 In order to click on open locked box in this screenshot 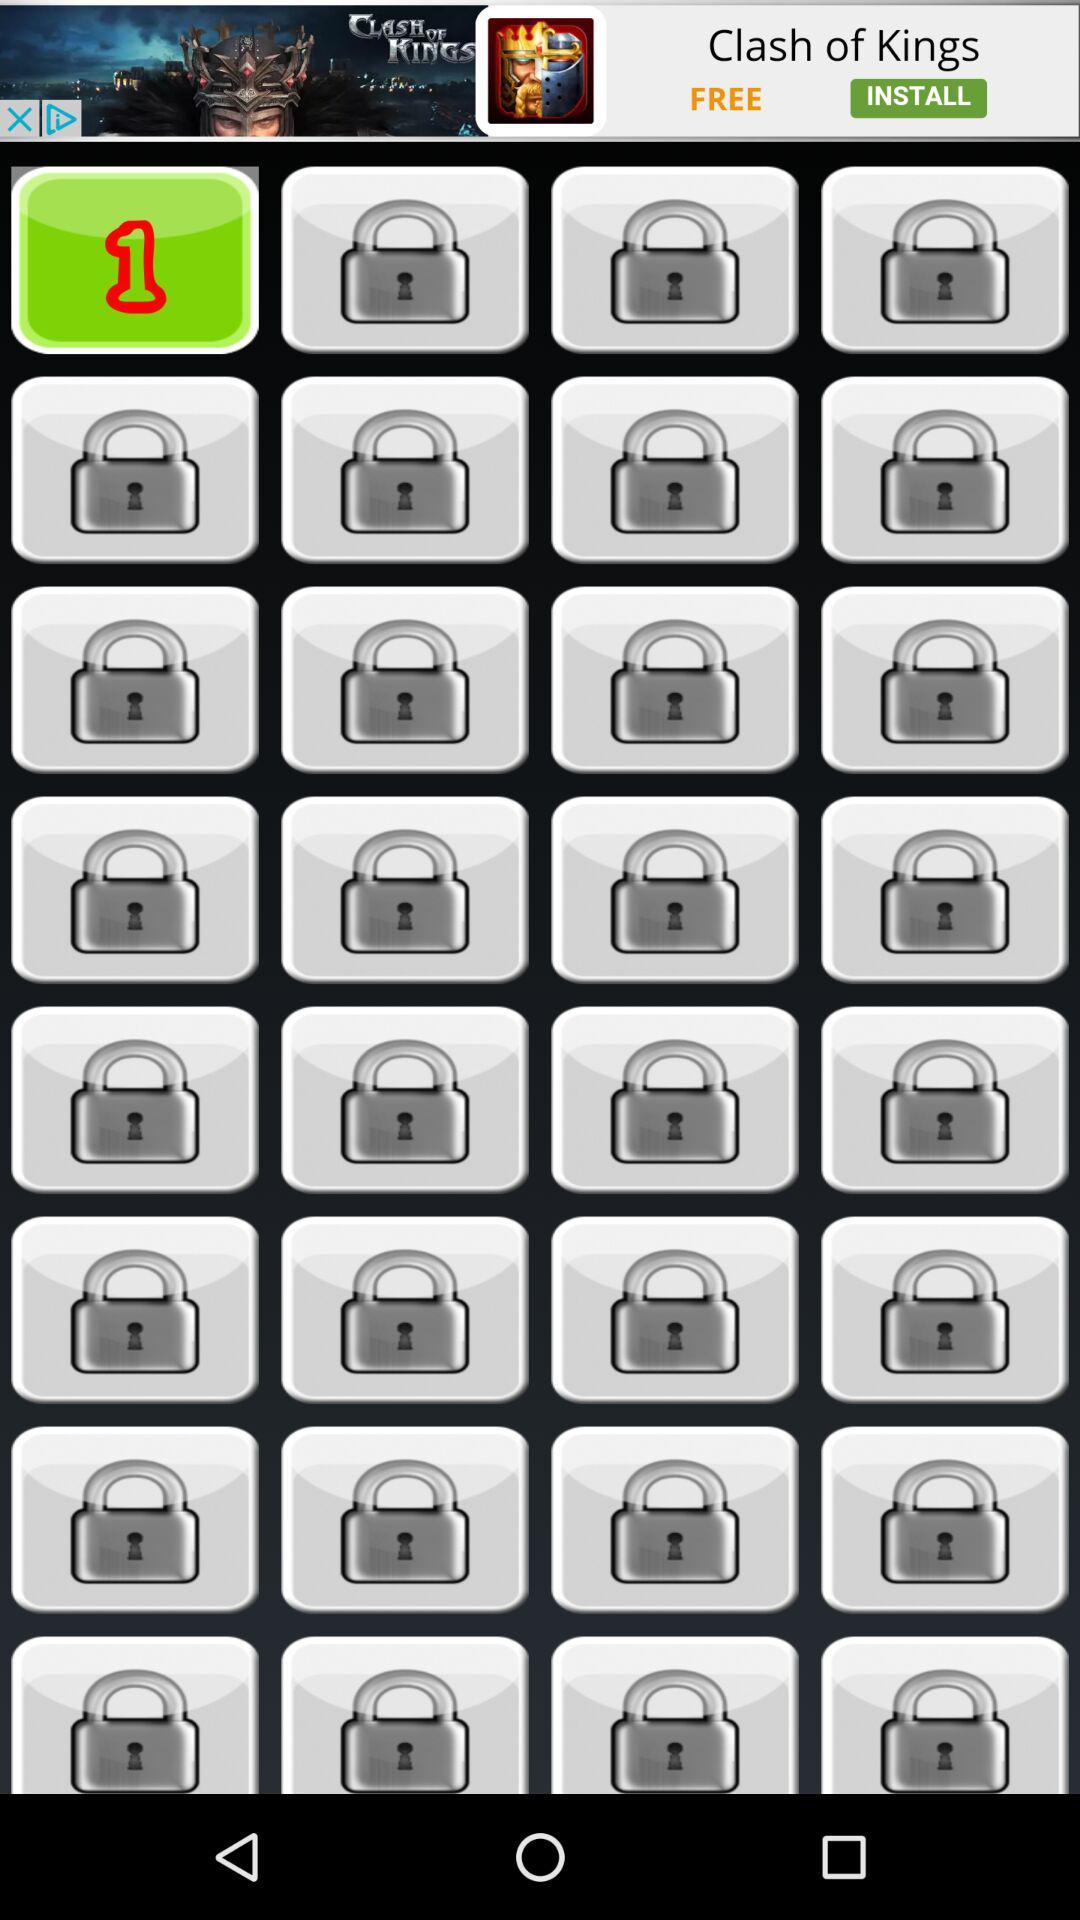, I will do `click(675, 1099)`.